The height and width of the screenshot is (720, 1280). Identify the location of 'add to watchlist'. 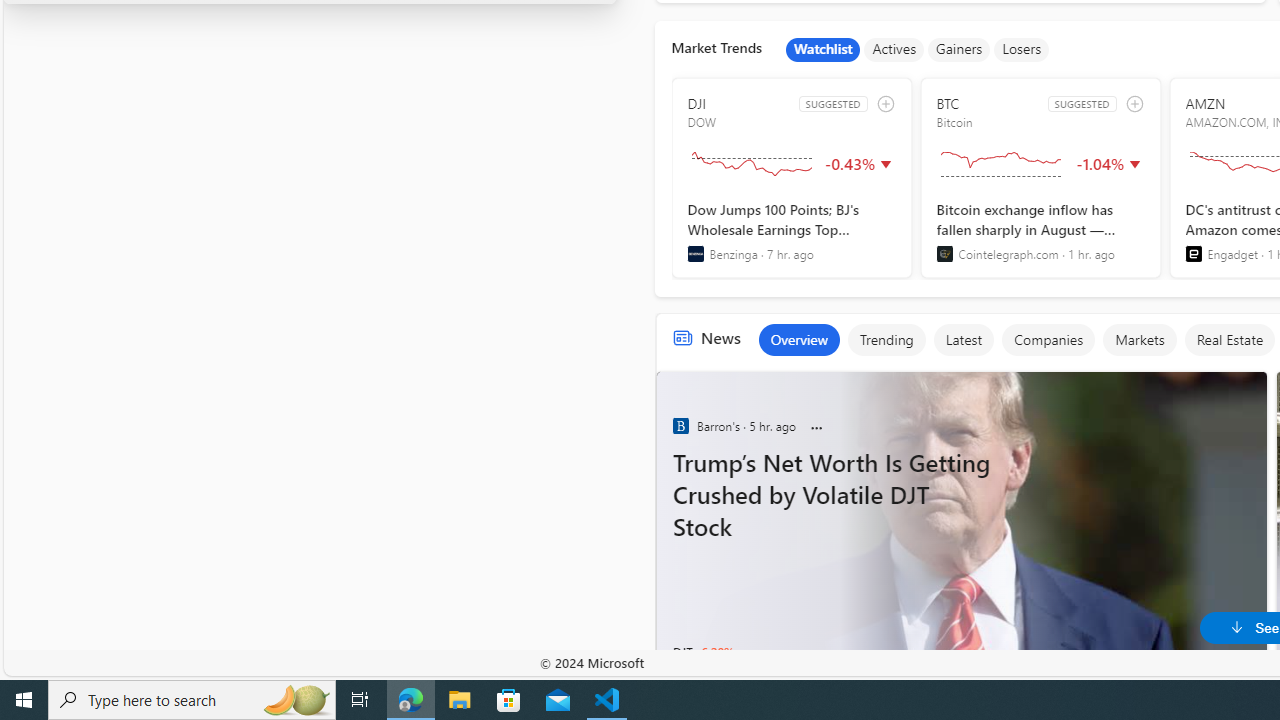
(1134, 104).